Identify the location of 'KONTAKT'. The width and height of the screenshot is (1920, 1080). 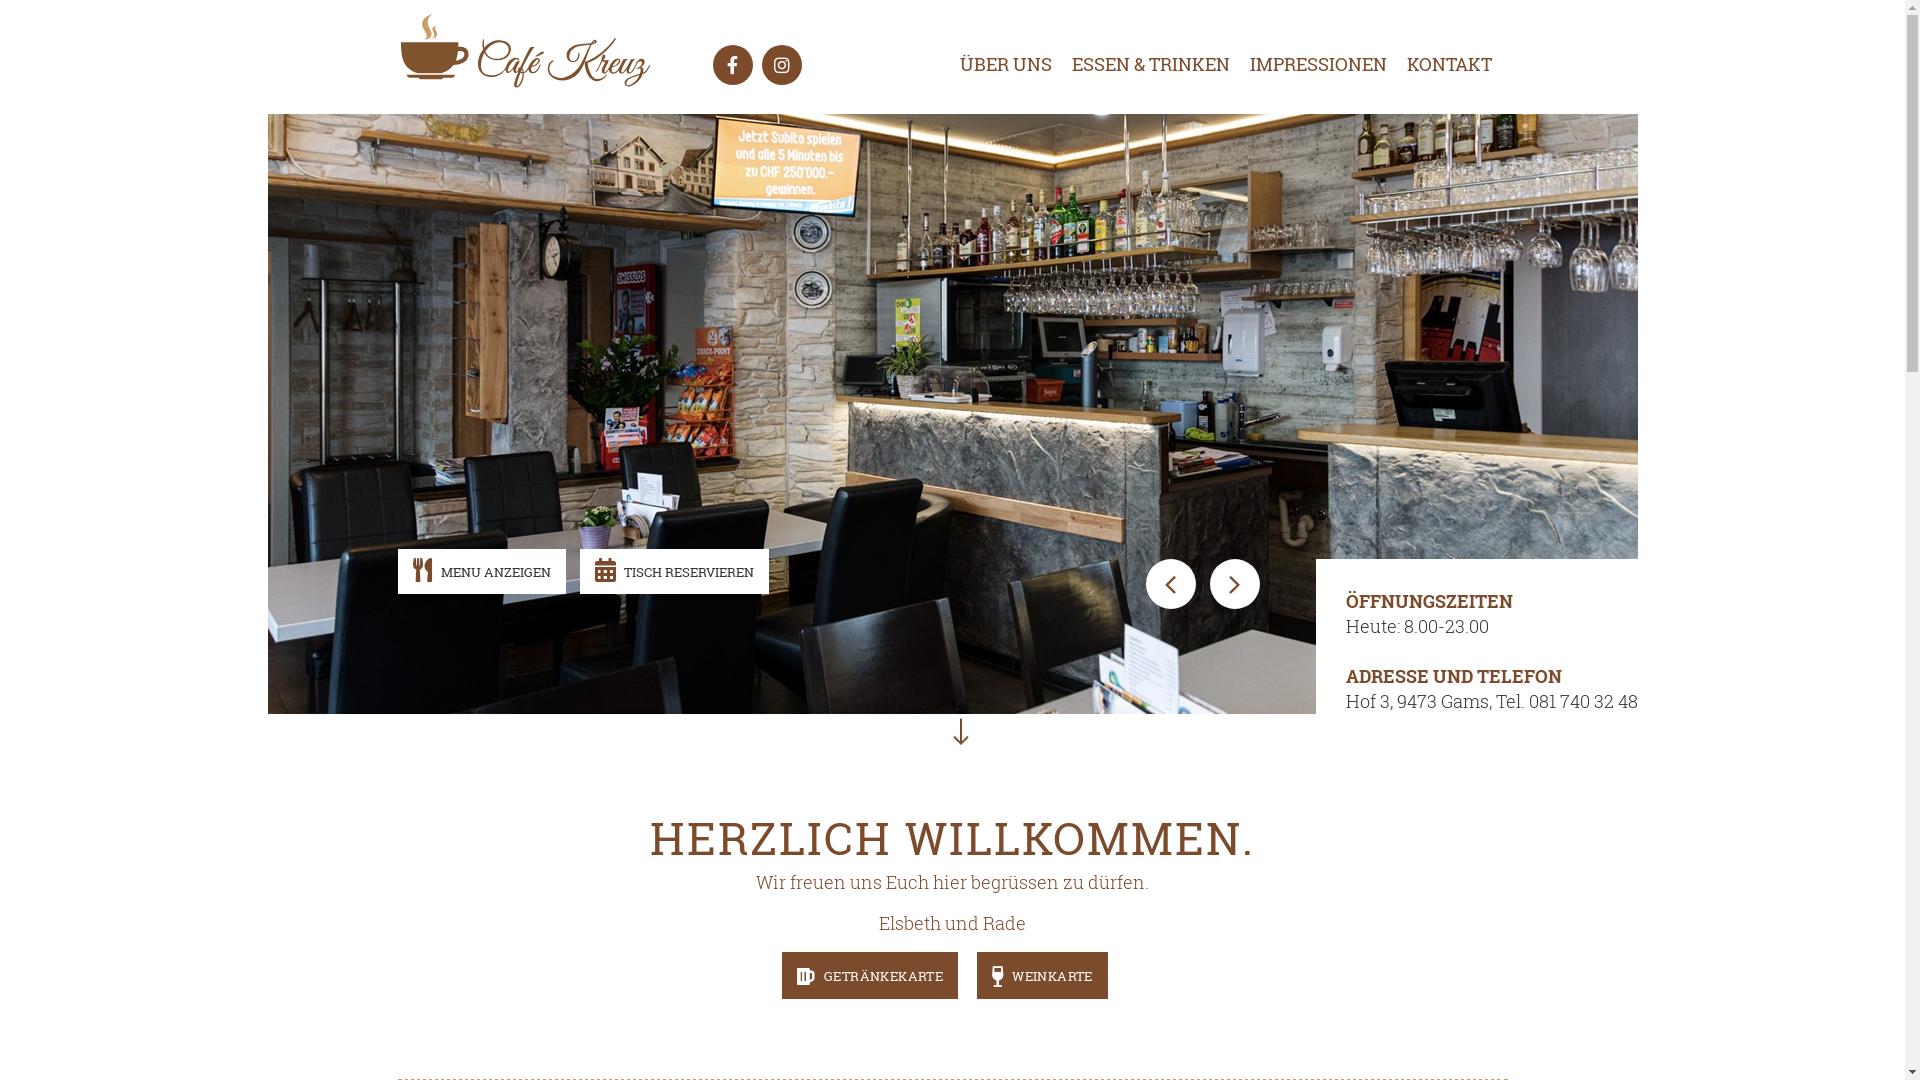
(1437, 63).